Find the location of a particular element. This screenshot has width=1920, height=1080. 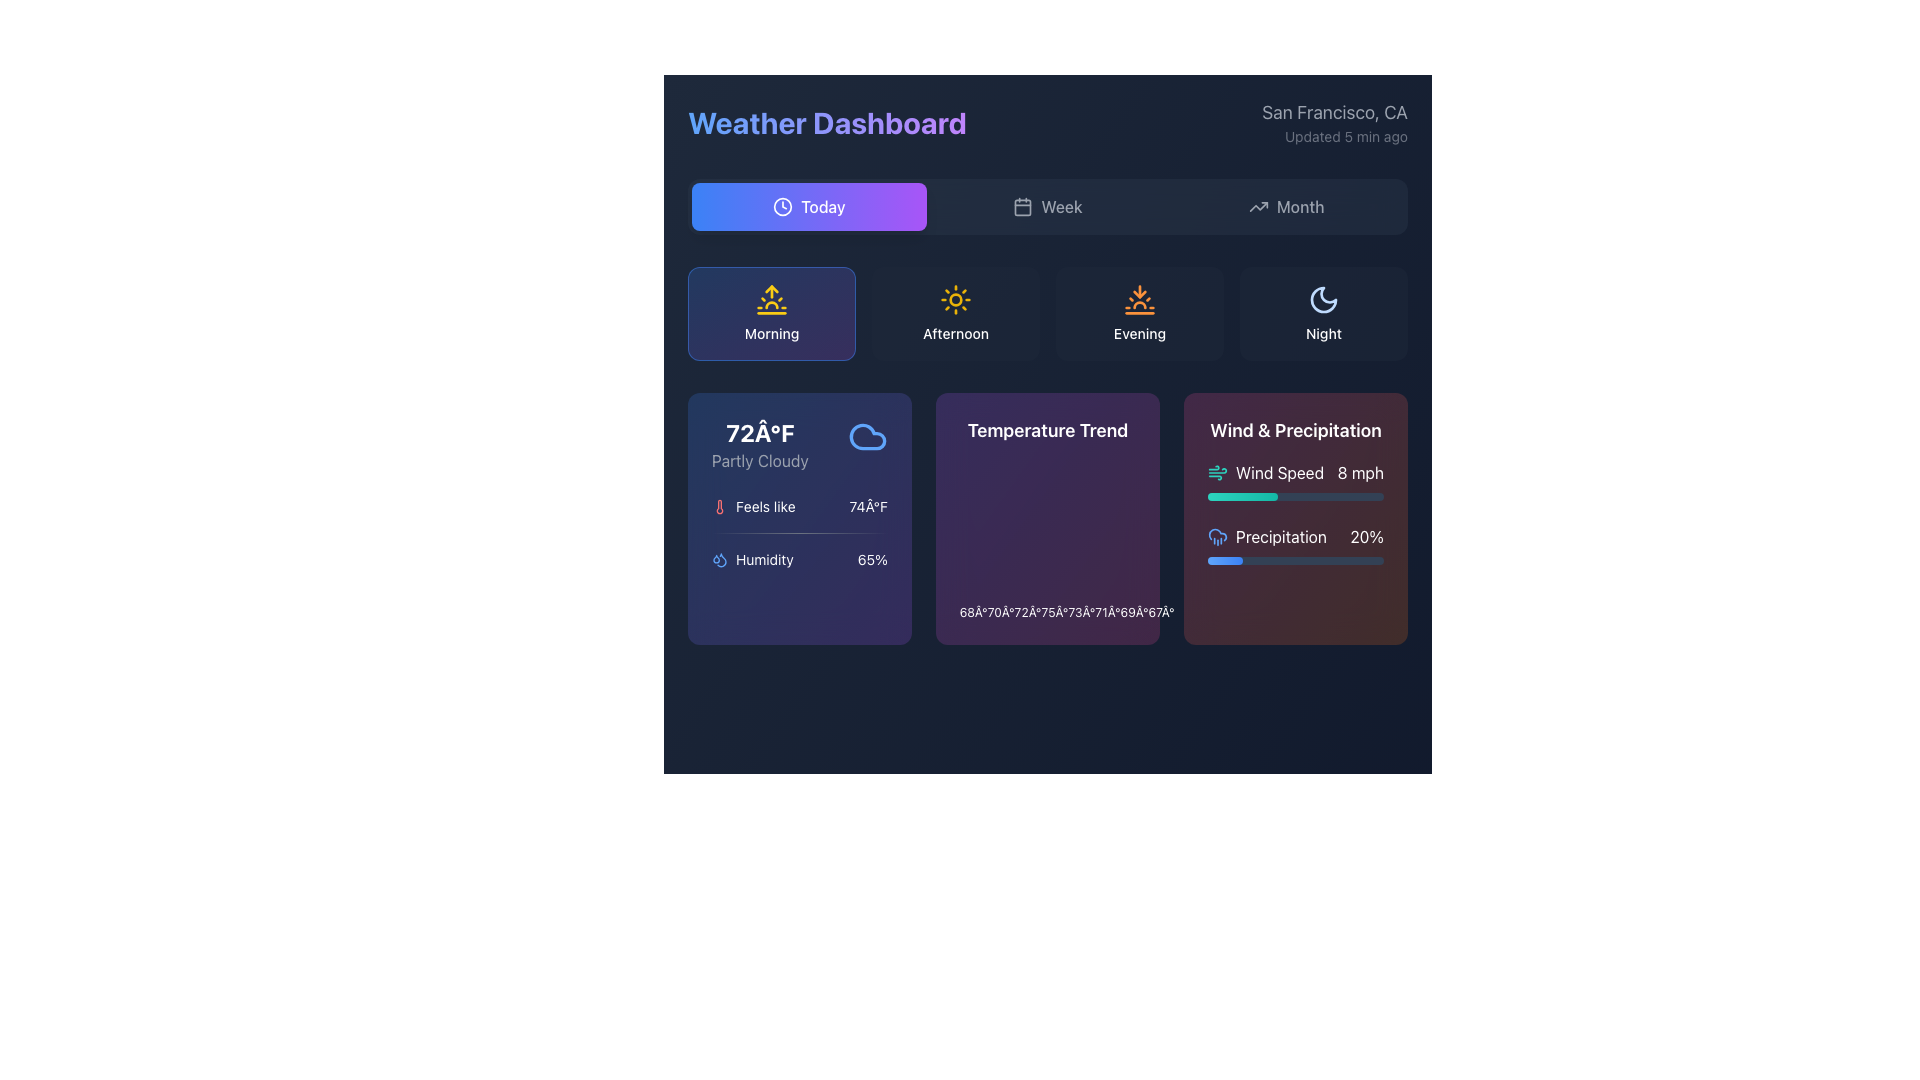

the graphical data representation component that visually indicates a specific temperature value, located as the eighth entry in the temperature list within the 'Temperature Trend' section is located at coordinates (1161, 608).